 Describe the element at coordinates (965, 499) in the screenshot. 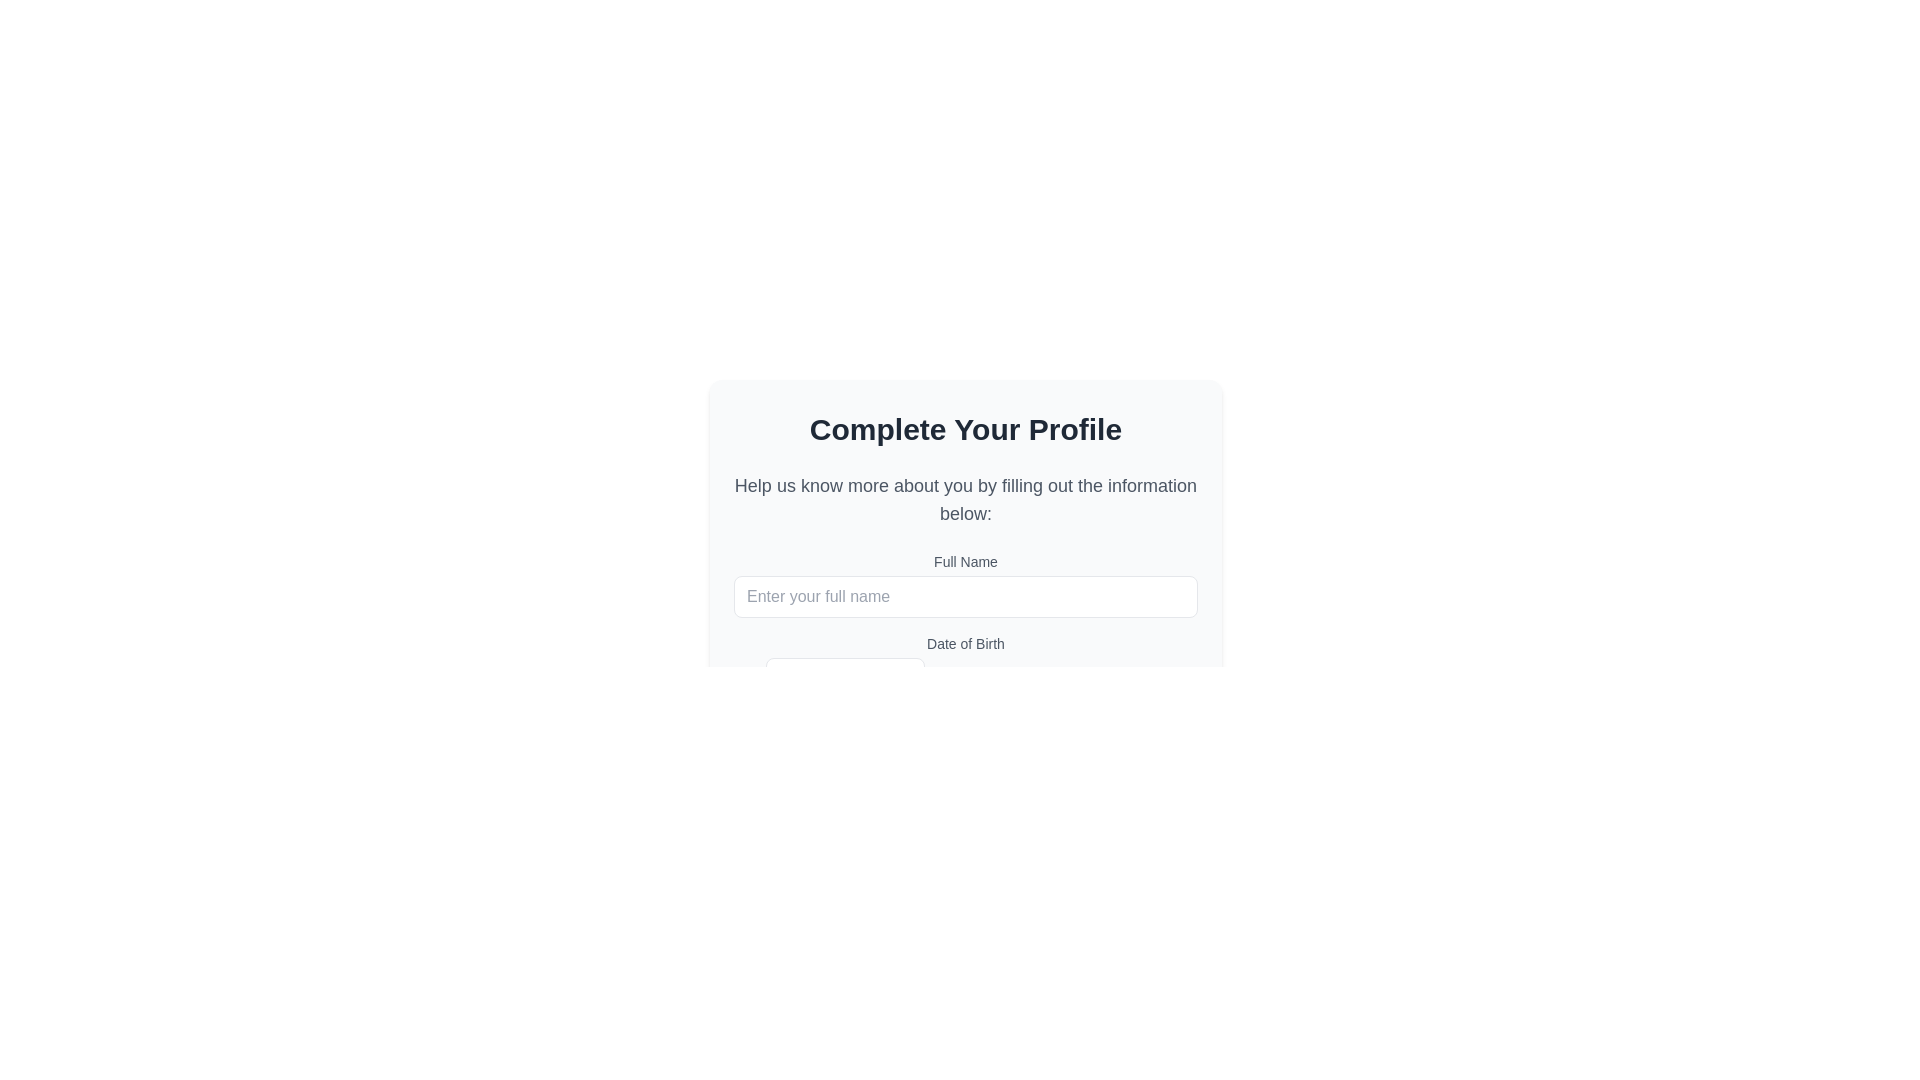

I see `the introductory text block located beneath the title 'Complete Your Profile', which guides users about the form's purpose` at that location.